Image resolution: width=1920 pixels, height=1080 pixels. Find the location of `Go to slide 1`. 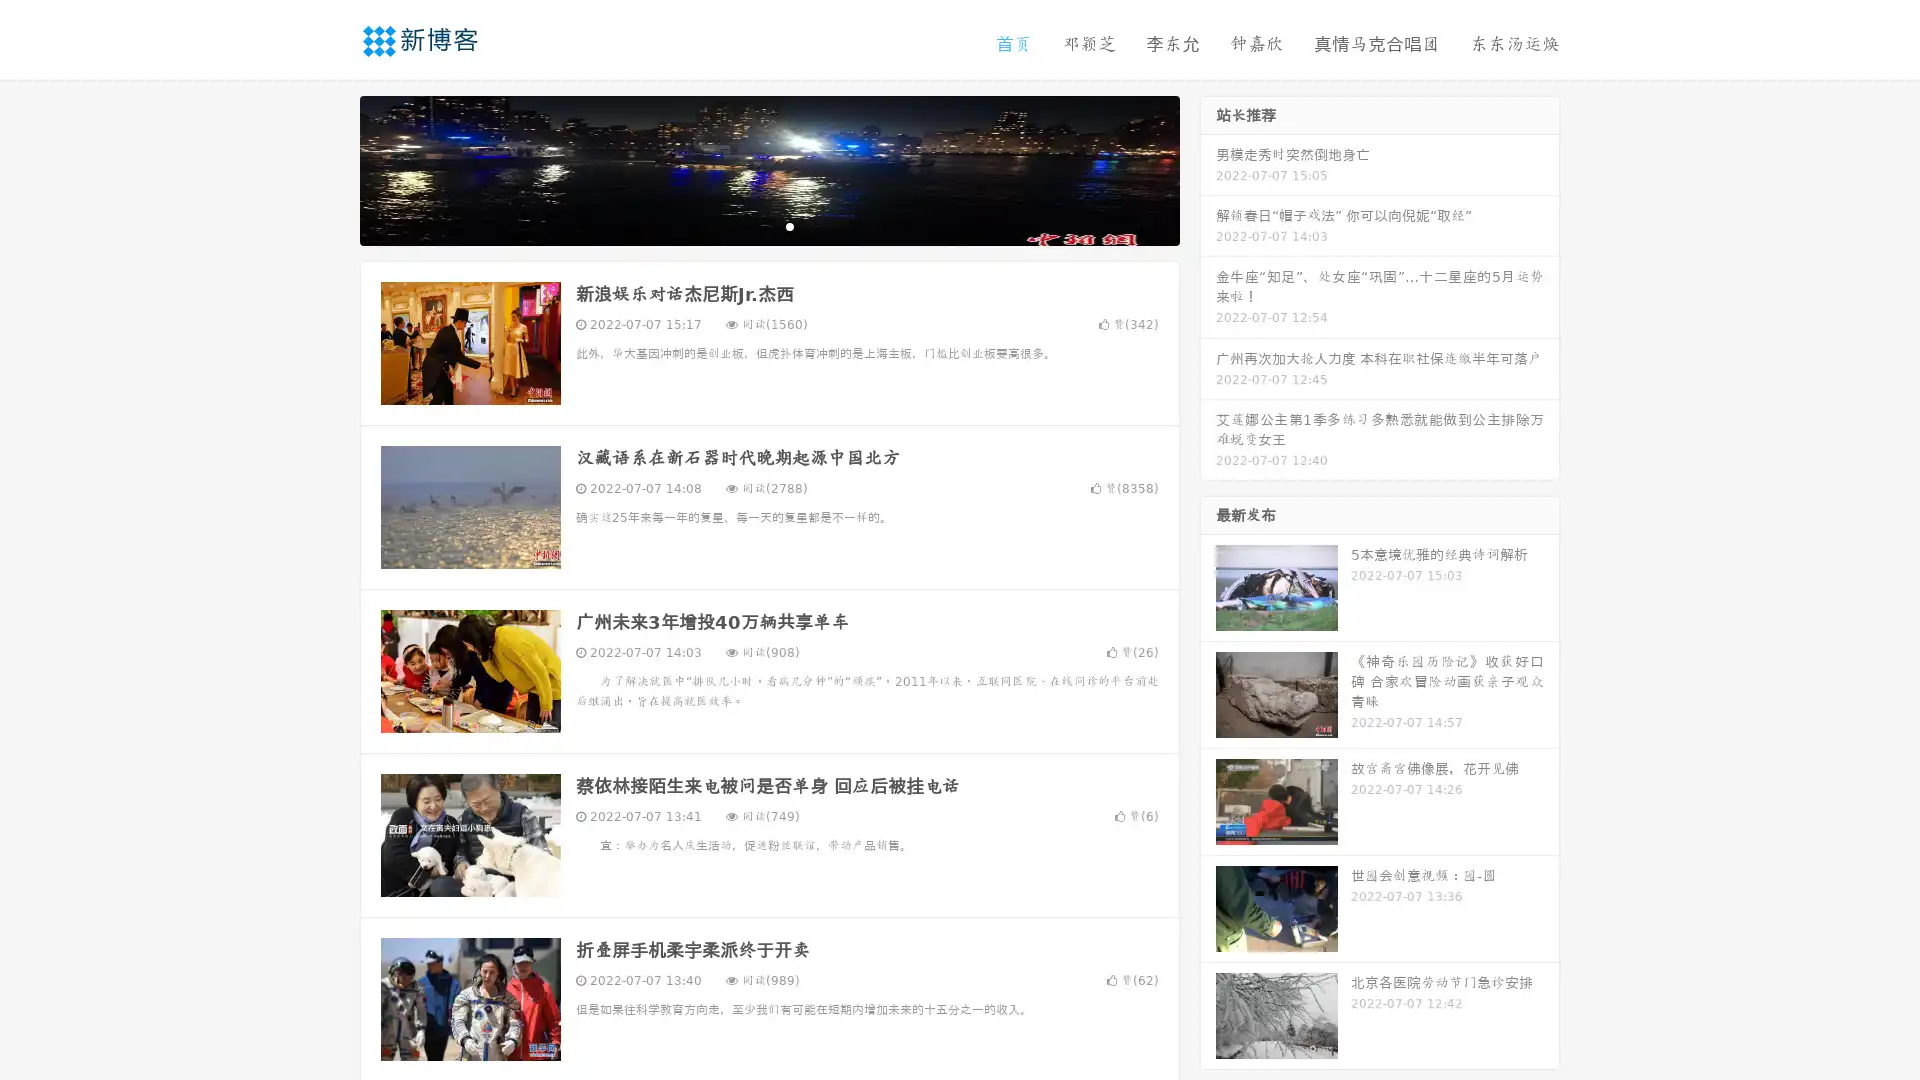

Go to slide 1 is located at coordinates (748, 225).